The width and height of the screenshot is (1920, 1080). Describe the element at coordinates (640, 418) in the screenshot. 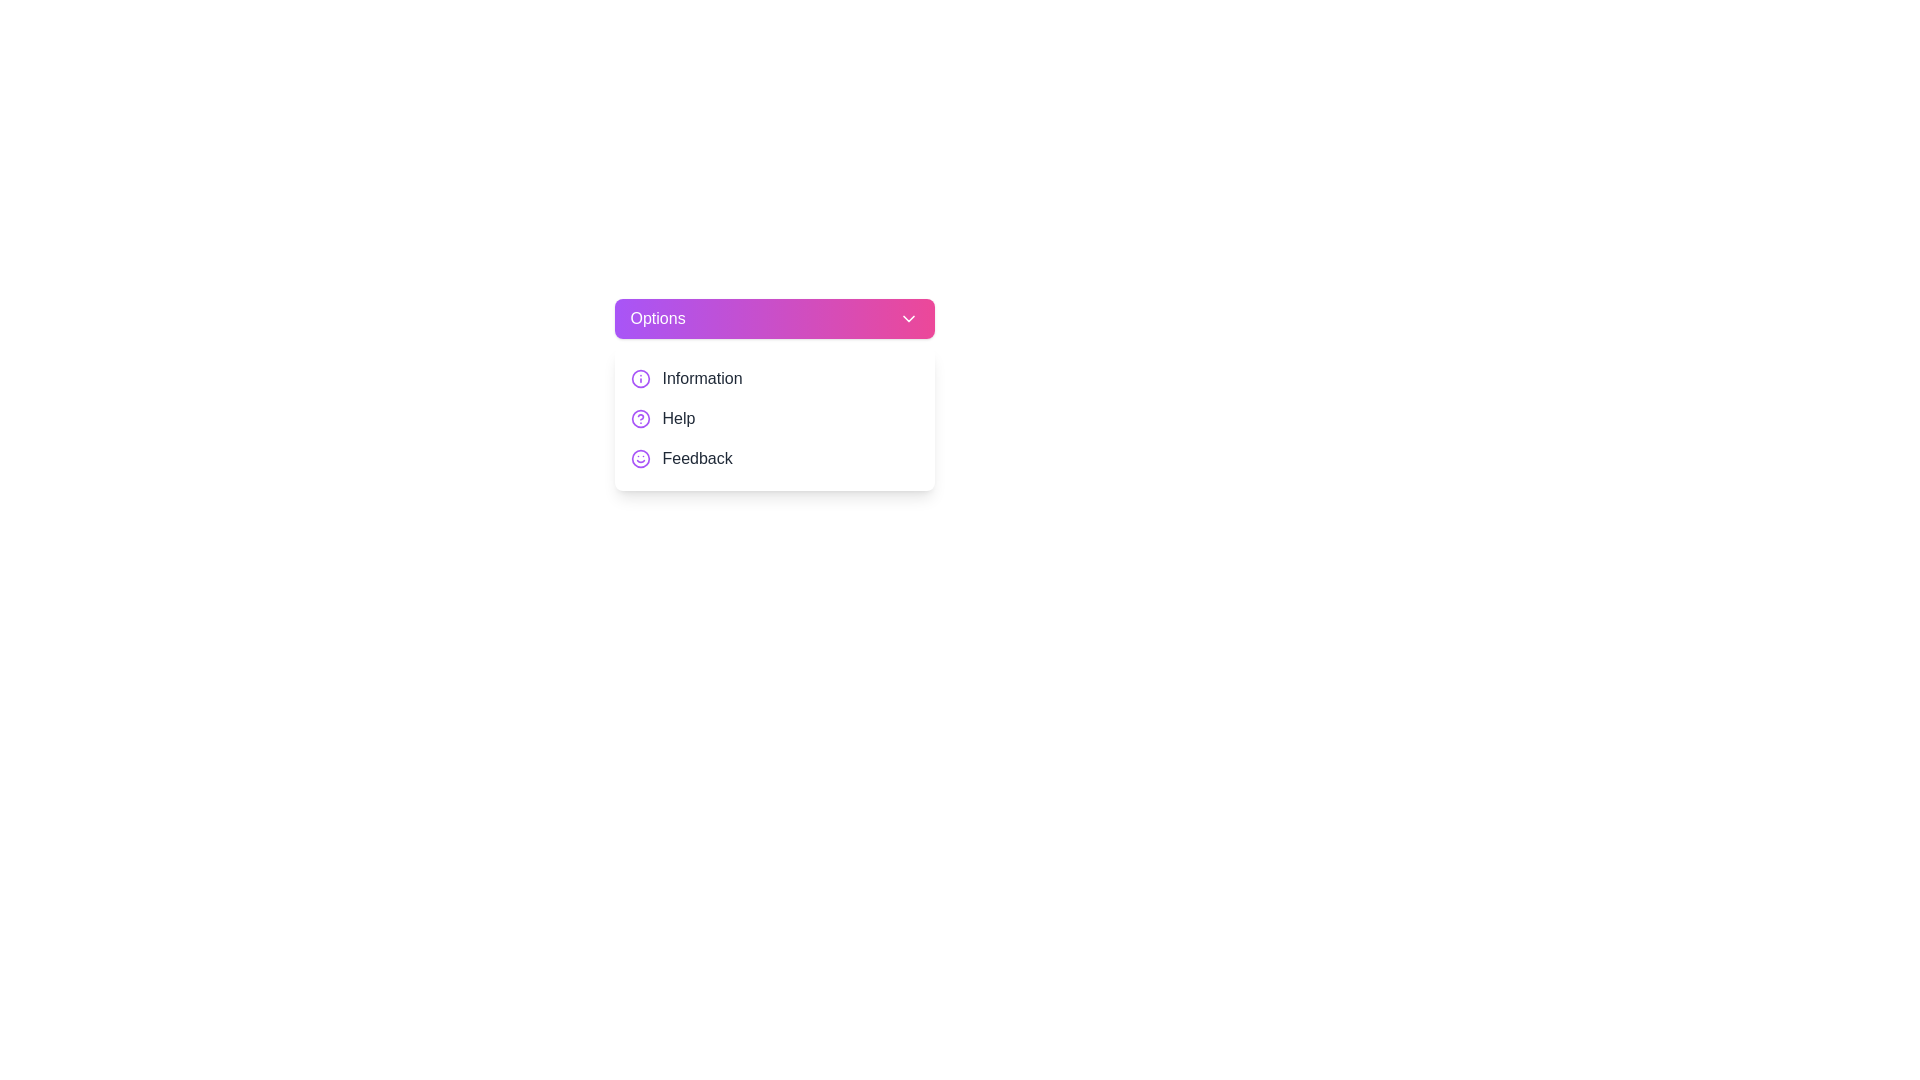

I see `the purple circle within the SVG graphical element of the information icon, located to the left of the text 'Information' in the dropdown menu` at that location.